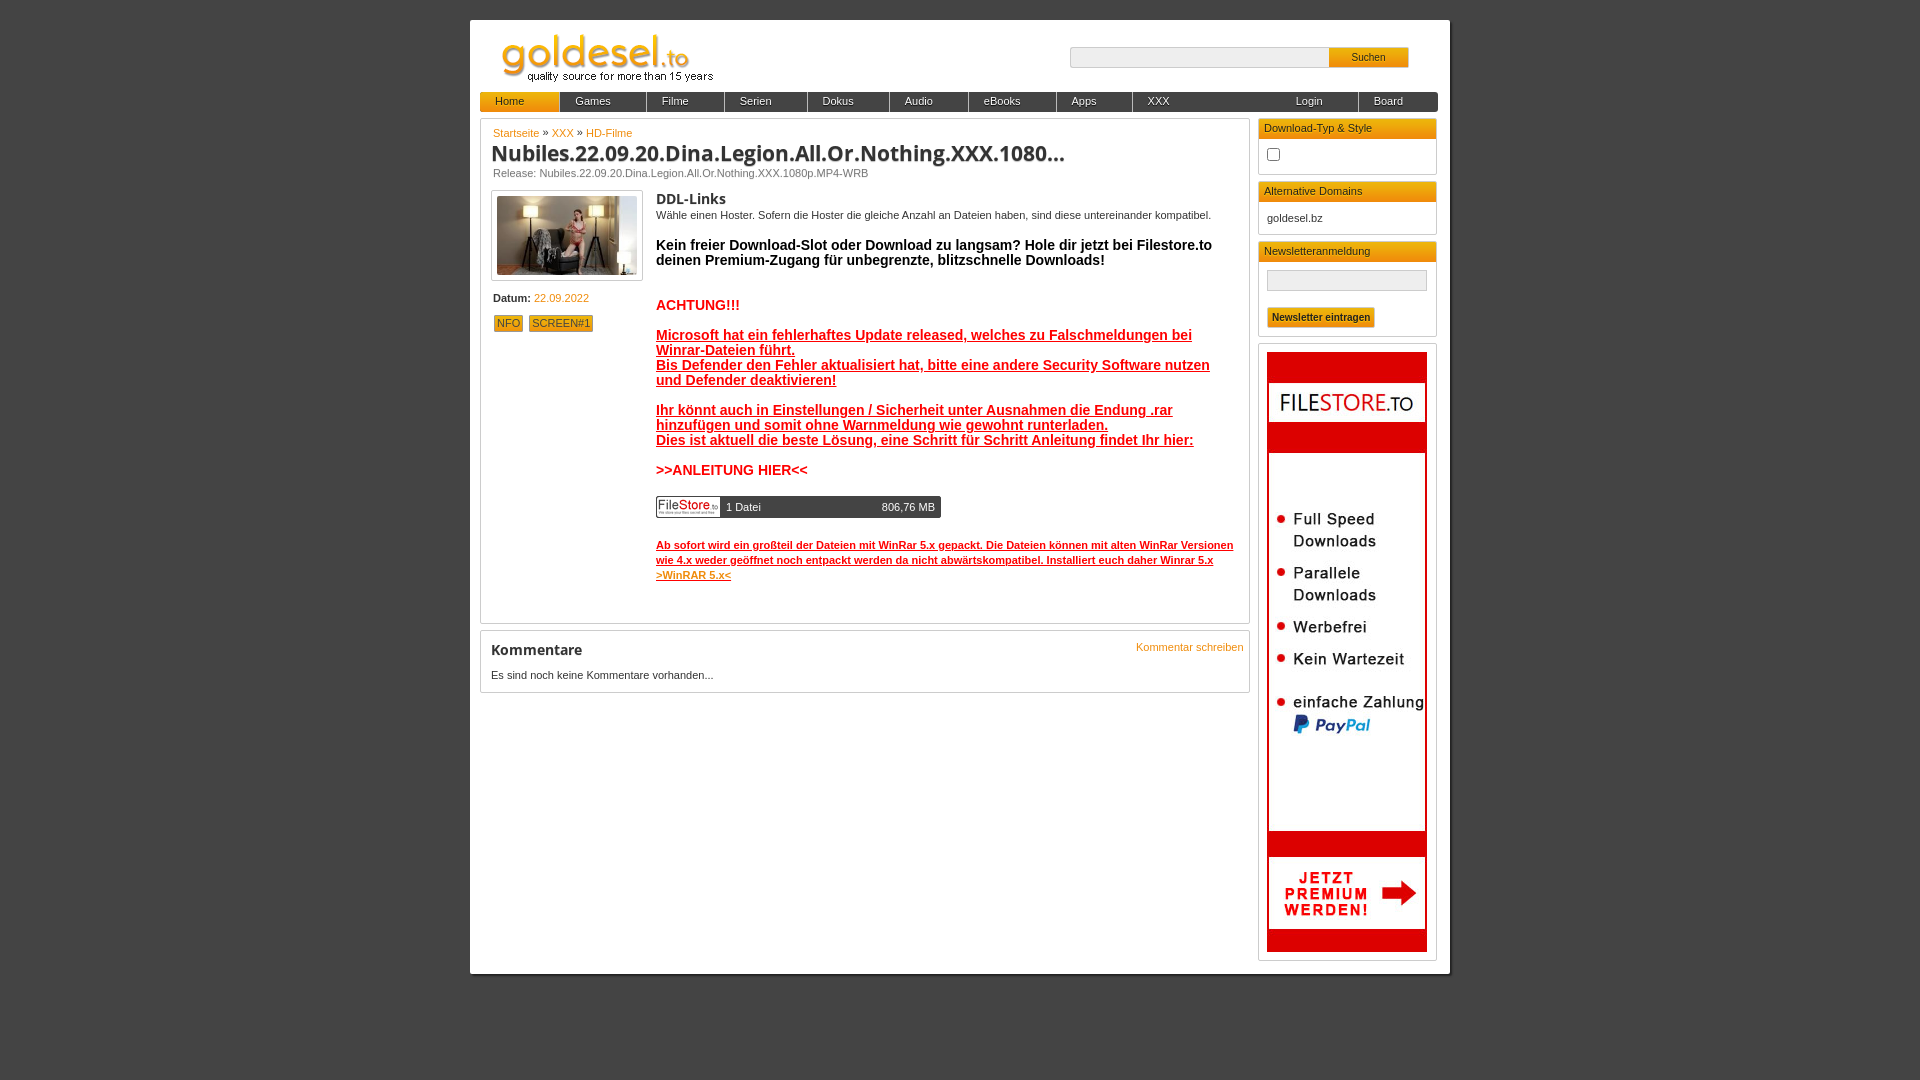 The image size is (1920, 1080). Describe the element at coordinates (1190, 647) in the screenshot. I see `'Kommentar schreiben'` at that location.